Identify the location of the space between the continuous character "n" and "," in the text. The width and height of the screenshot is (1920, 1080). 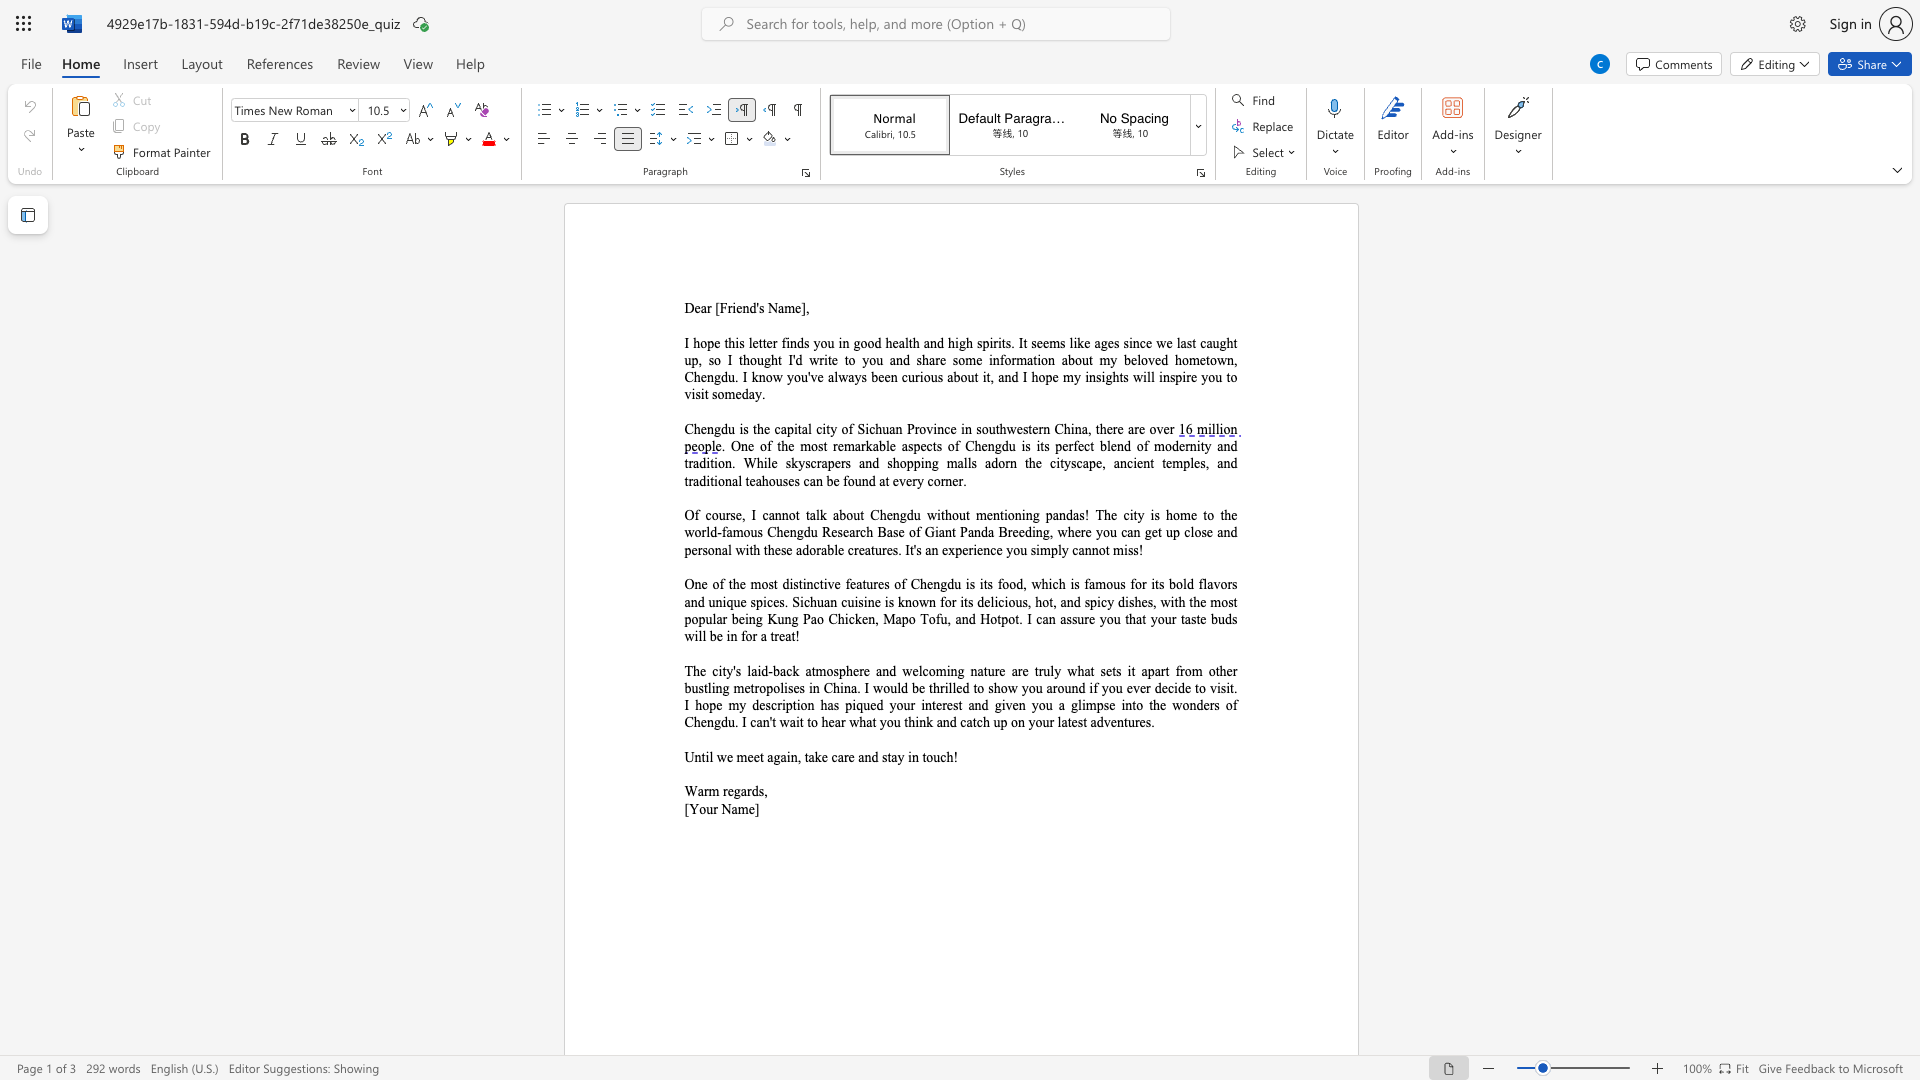
(795, 757).